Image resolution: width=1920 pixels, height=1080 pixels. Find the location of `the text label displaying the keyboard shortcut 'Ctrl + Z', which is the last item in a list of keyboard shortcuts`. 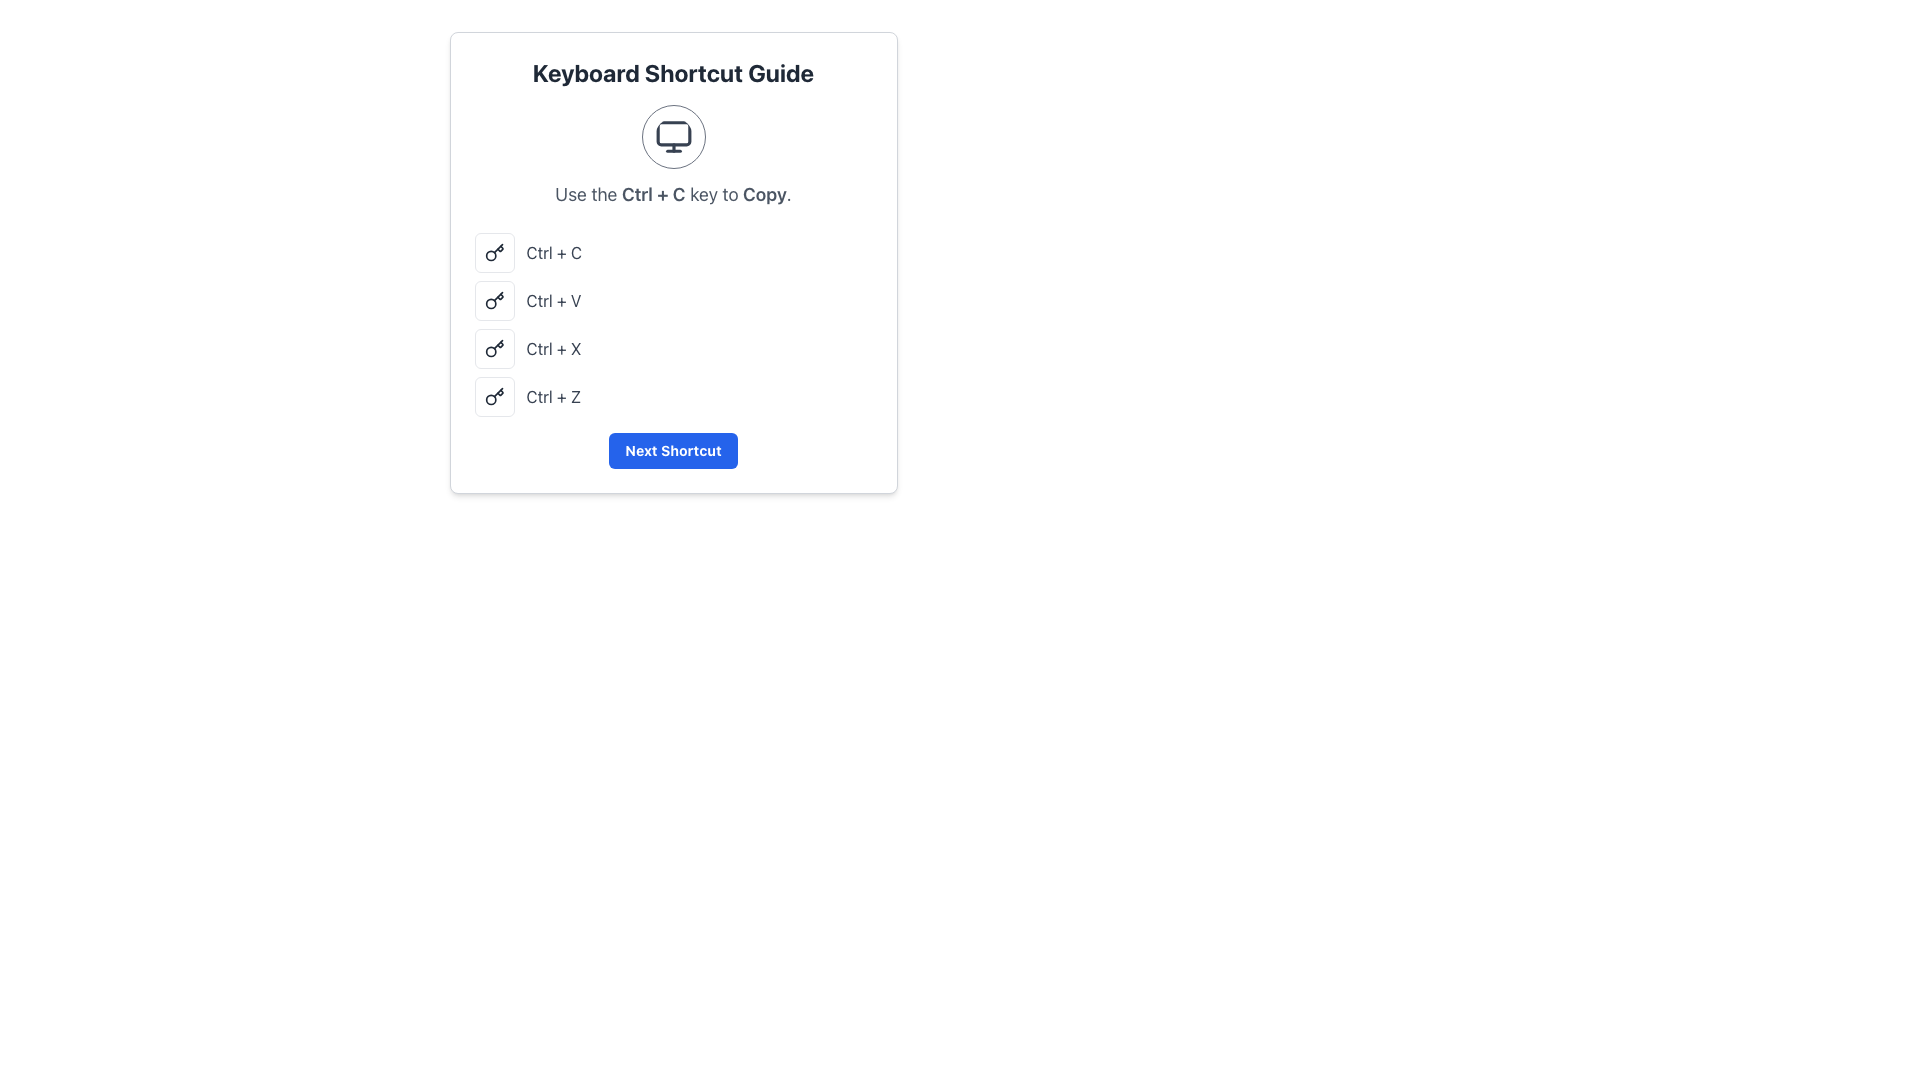

the text label displaying the keyboard shortcut 'Ctrl + Z', which is the last item in a list of keyboard shortcuts is located at coordinates (553, 397).